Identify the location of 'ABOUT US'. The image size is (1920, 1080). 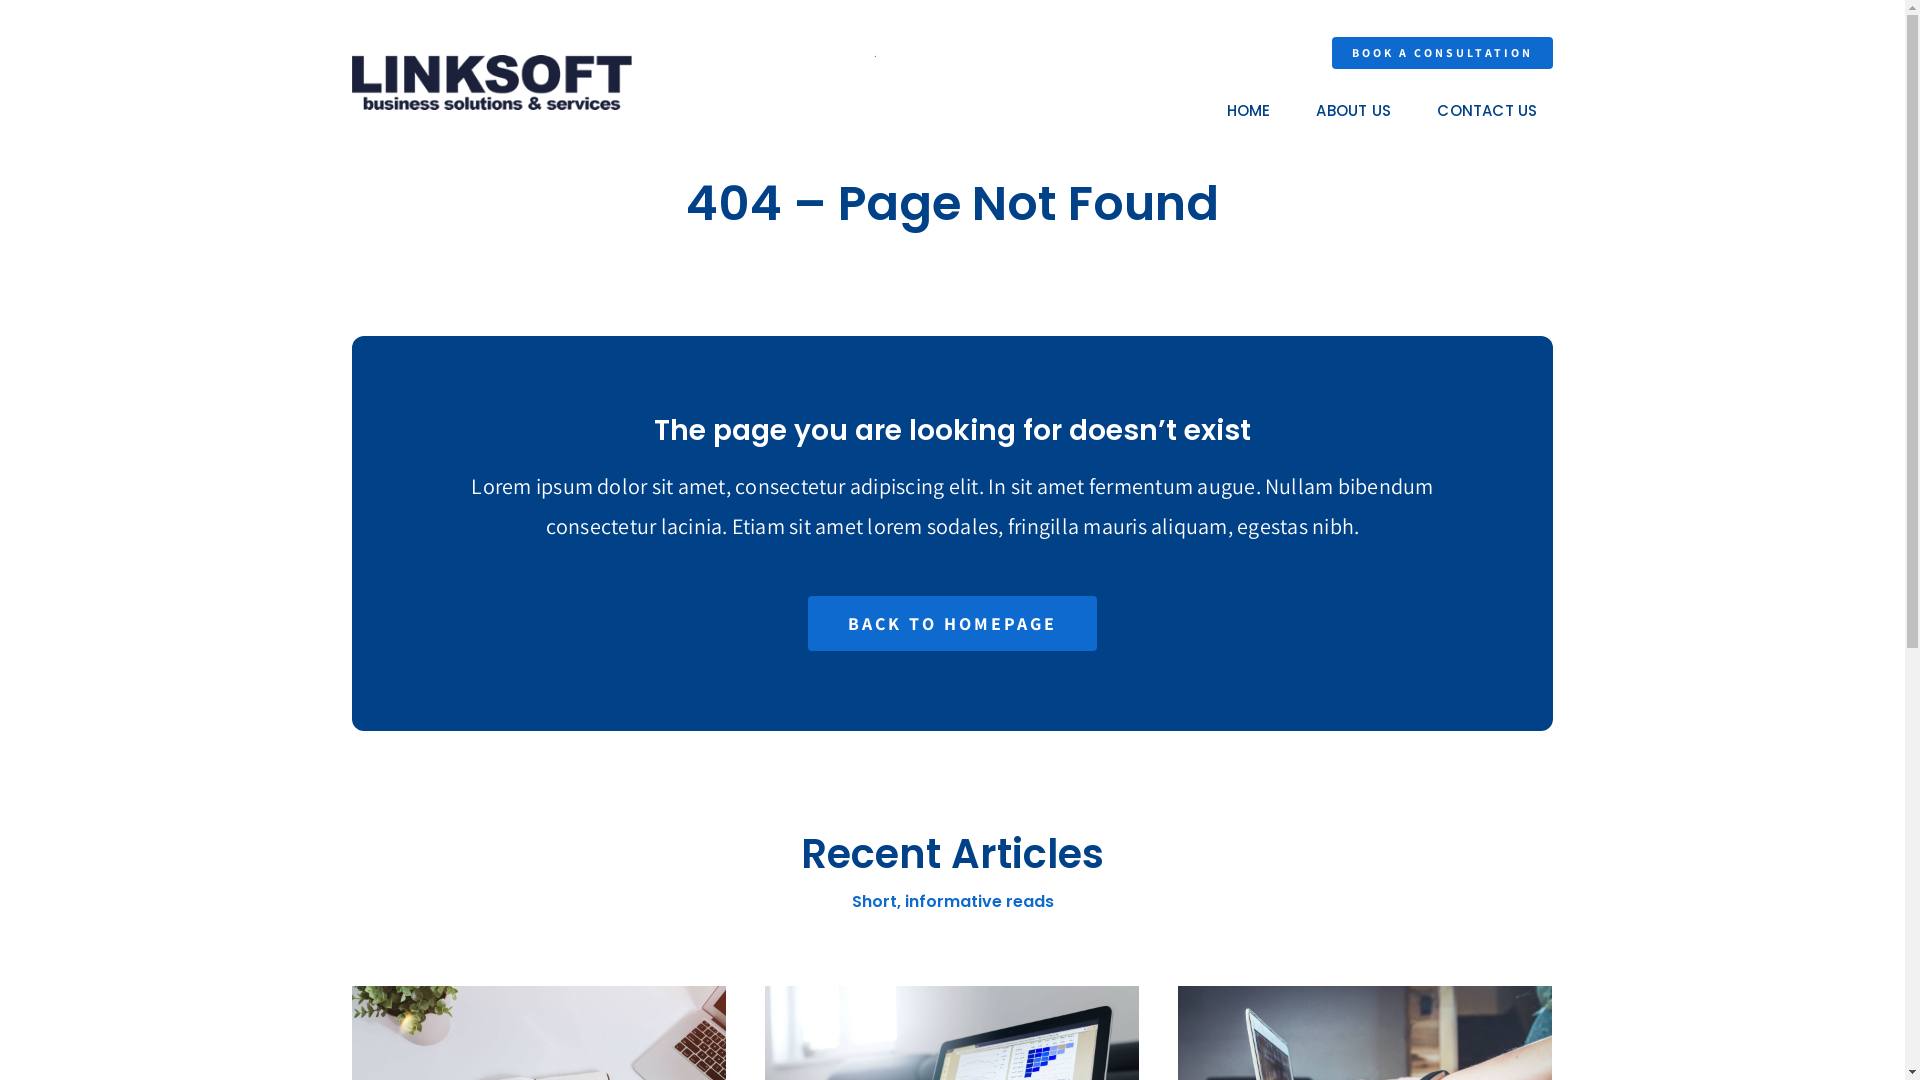
(1353, 111).